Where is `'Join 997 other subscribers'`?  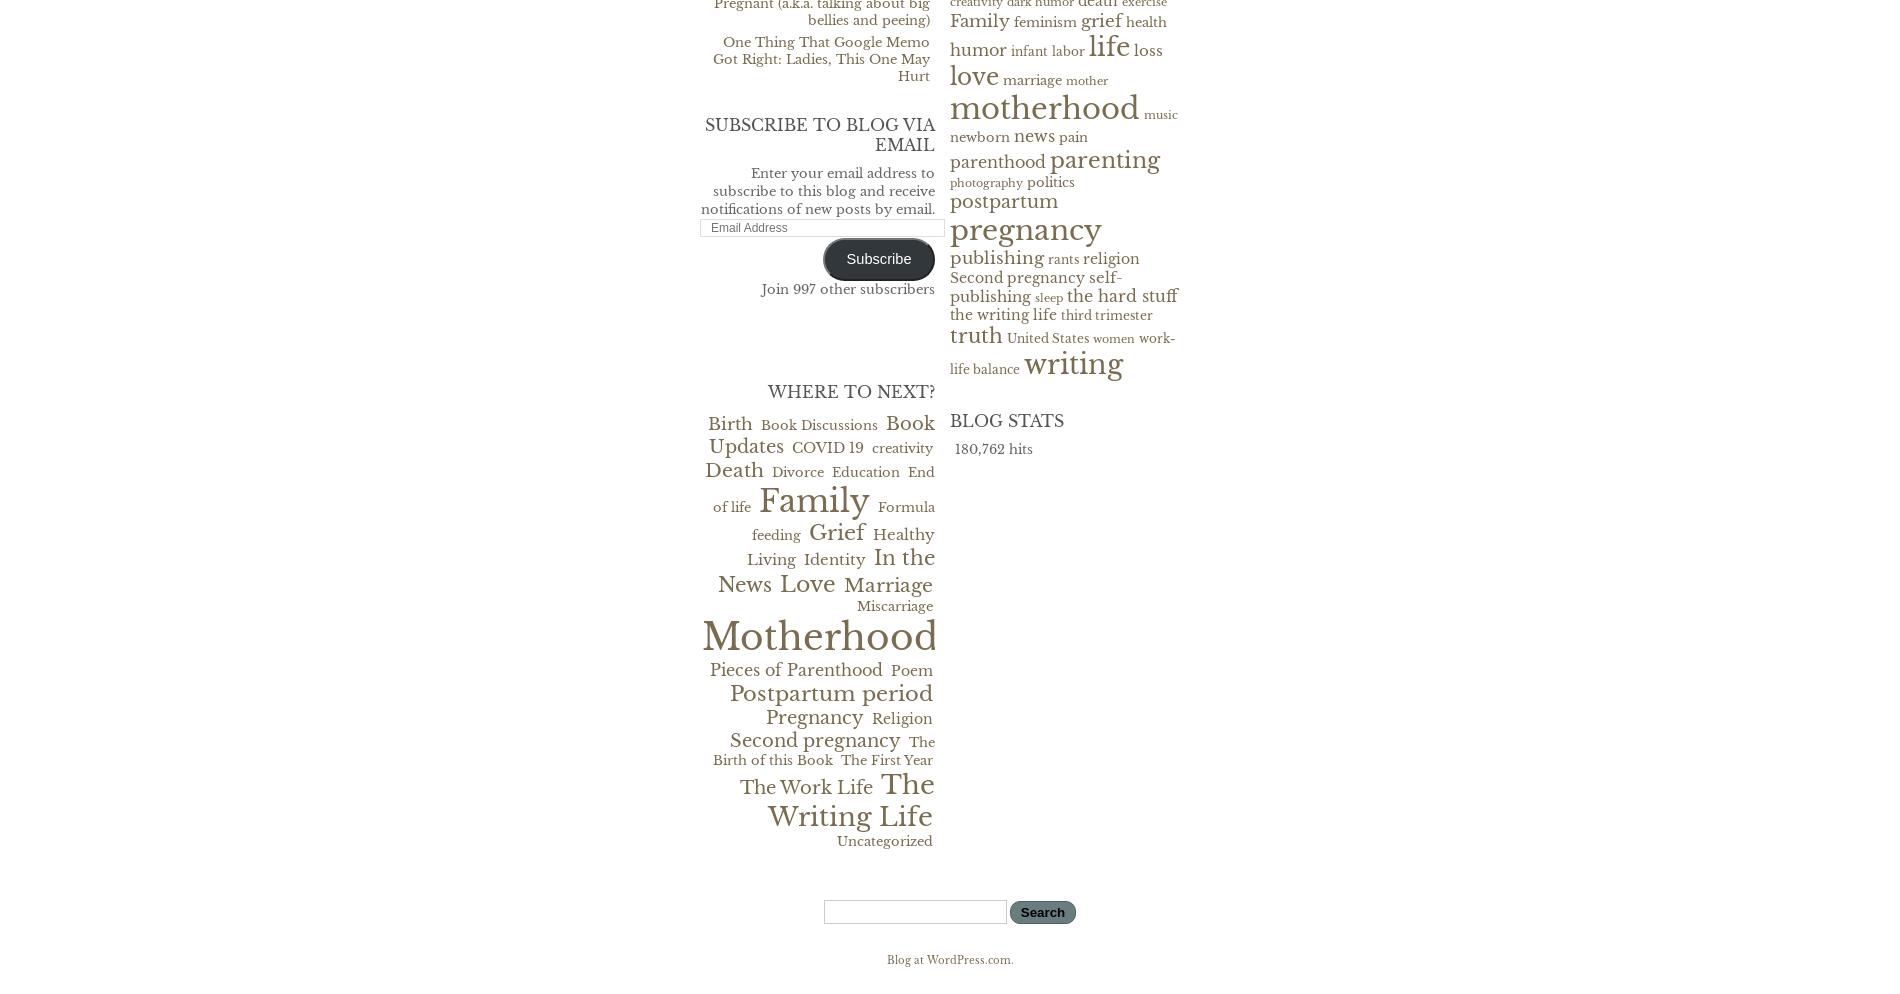 'Join 997 other subscribers' is located at coordinates (847, 289).